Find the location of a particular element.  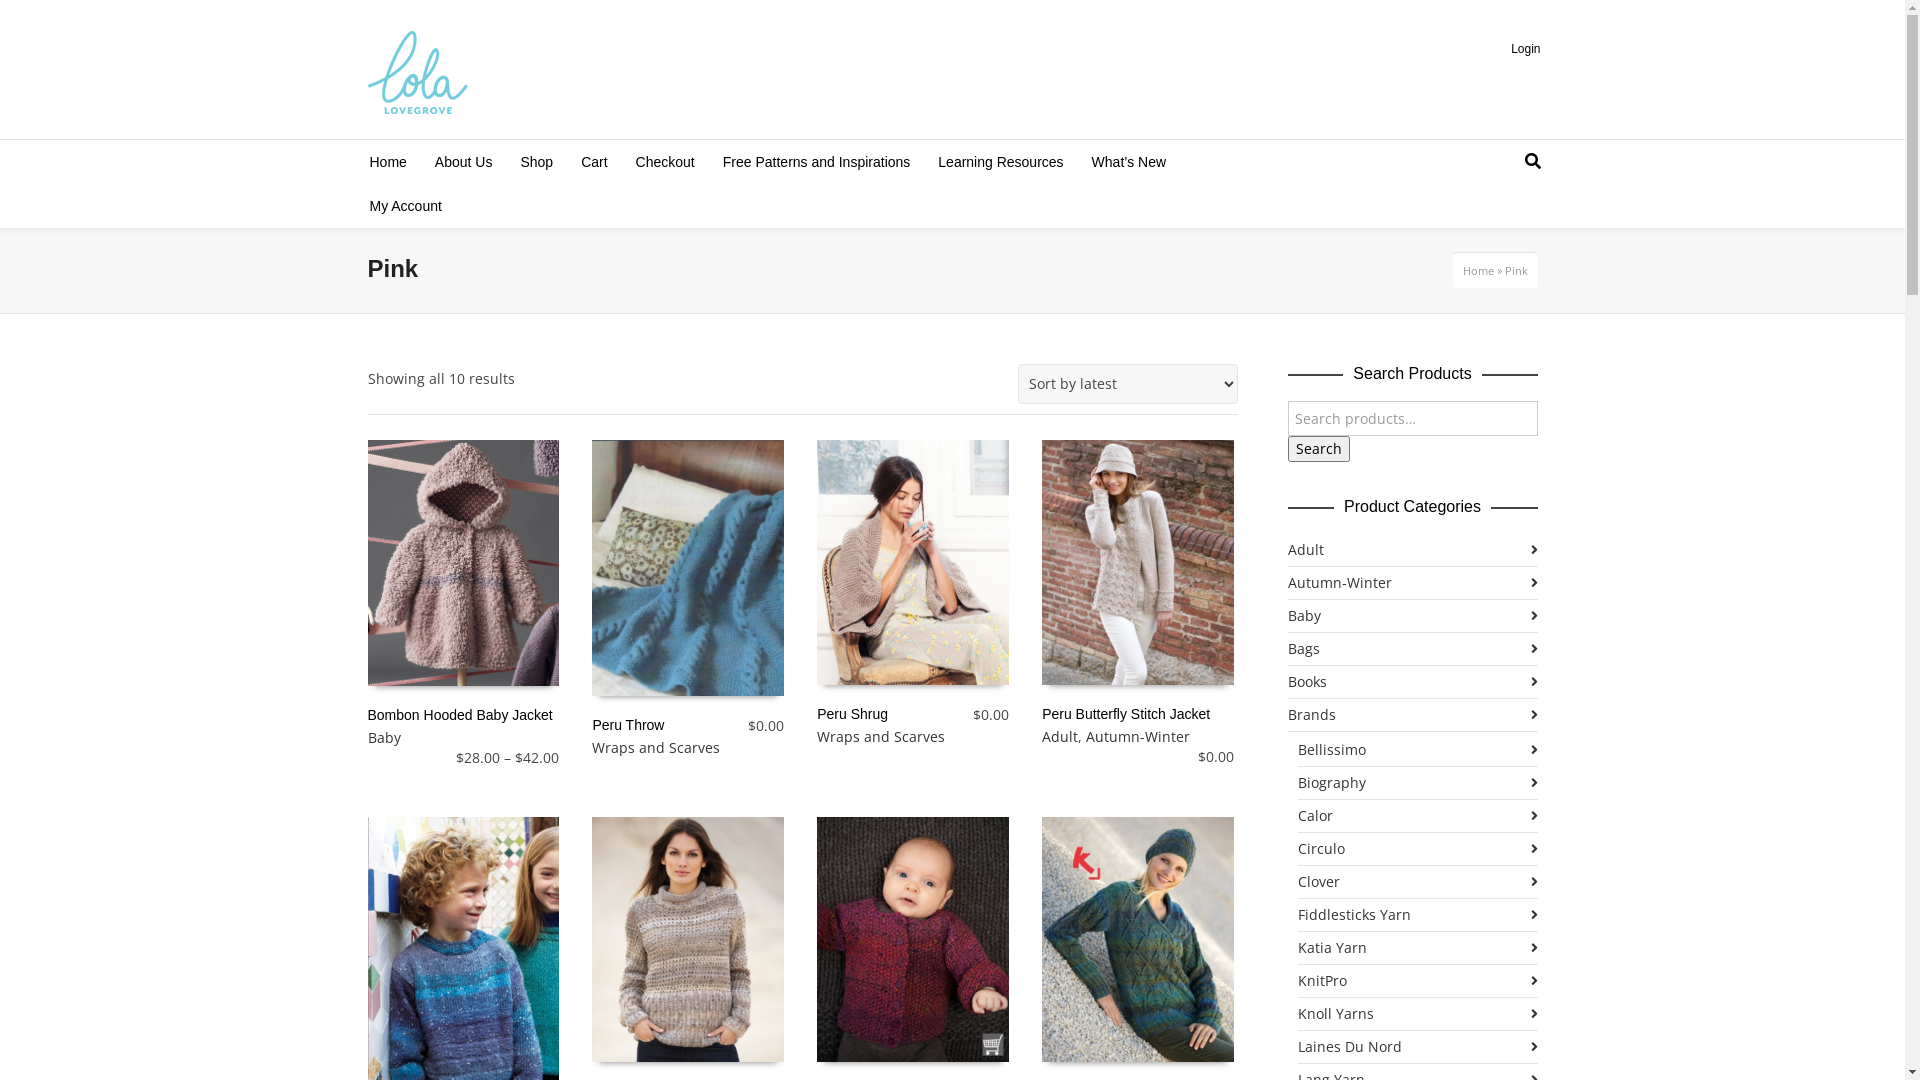

'Biography' is located at coordinates (1297, 782).